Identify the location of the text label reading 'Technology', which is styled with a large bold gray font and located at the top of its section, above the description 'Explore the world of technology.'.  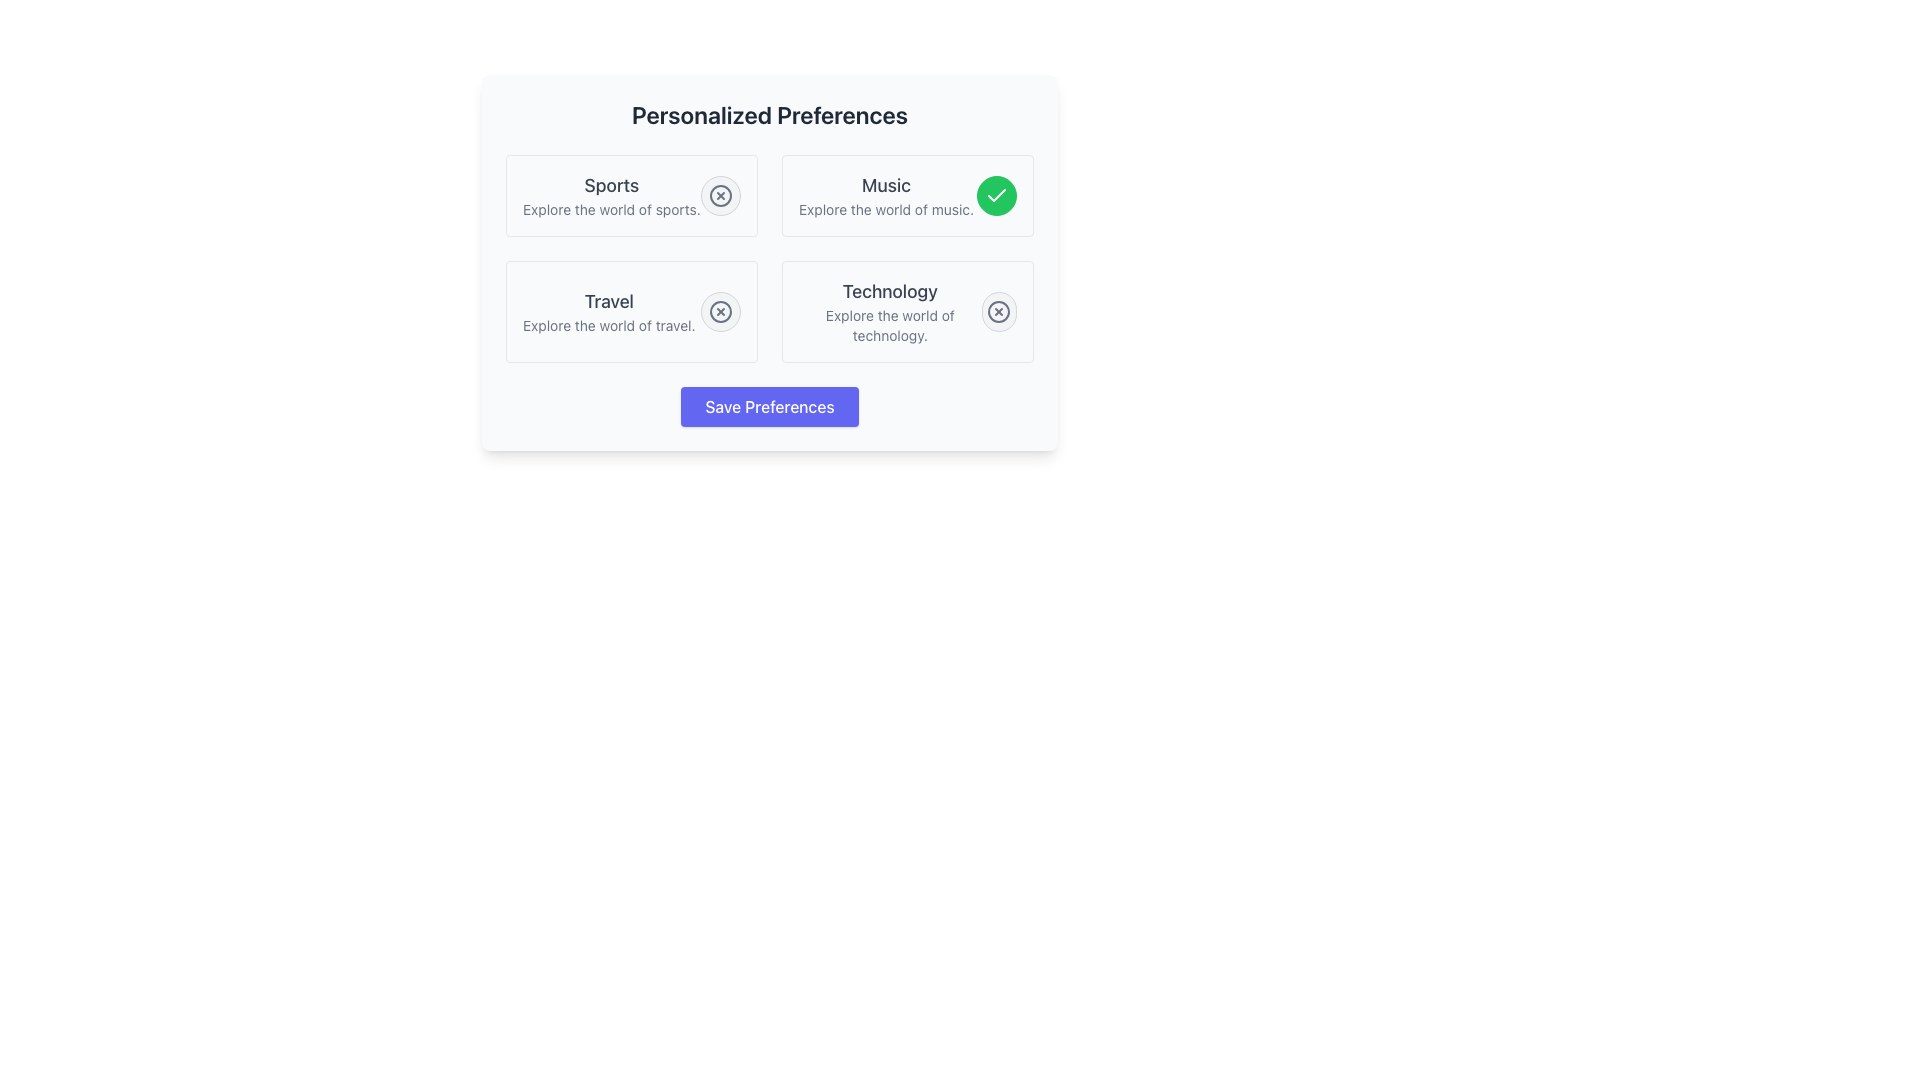
(889, 292).